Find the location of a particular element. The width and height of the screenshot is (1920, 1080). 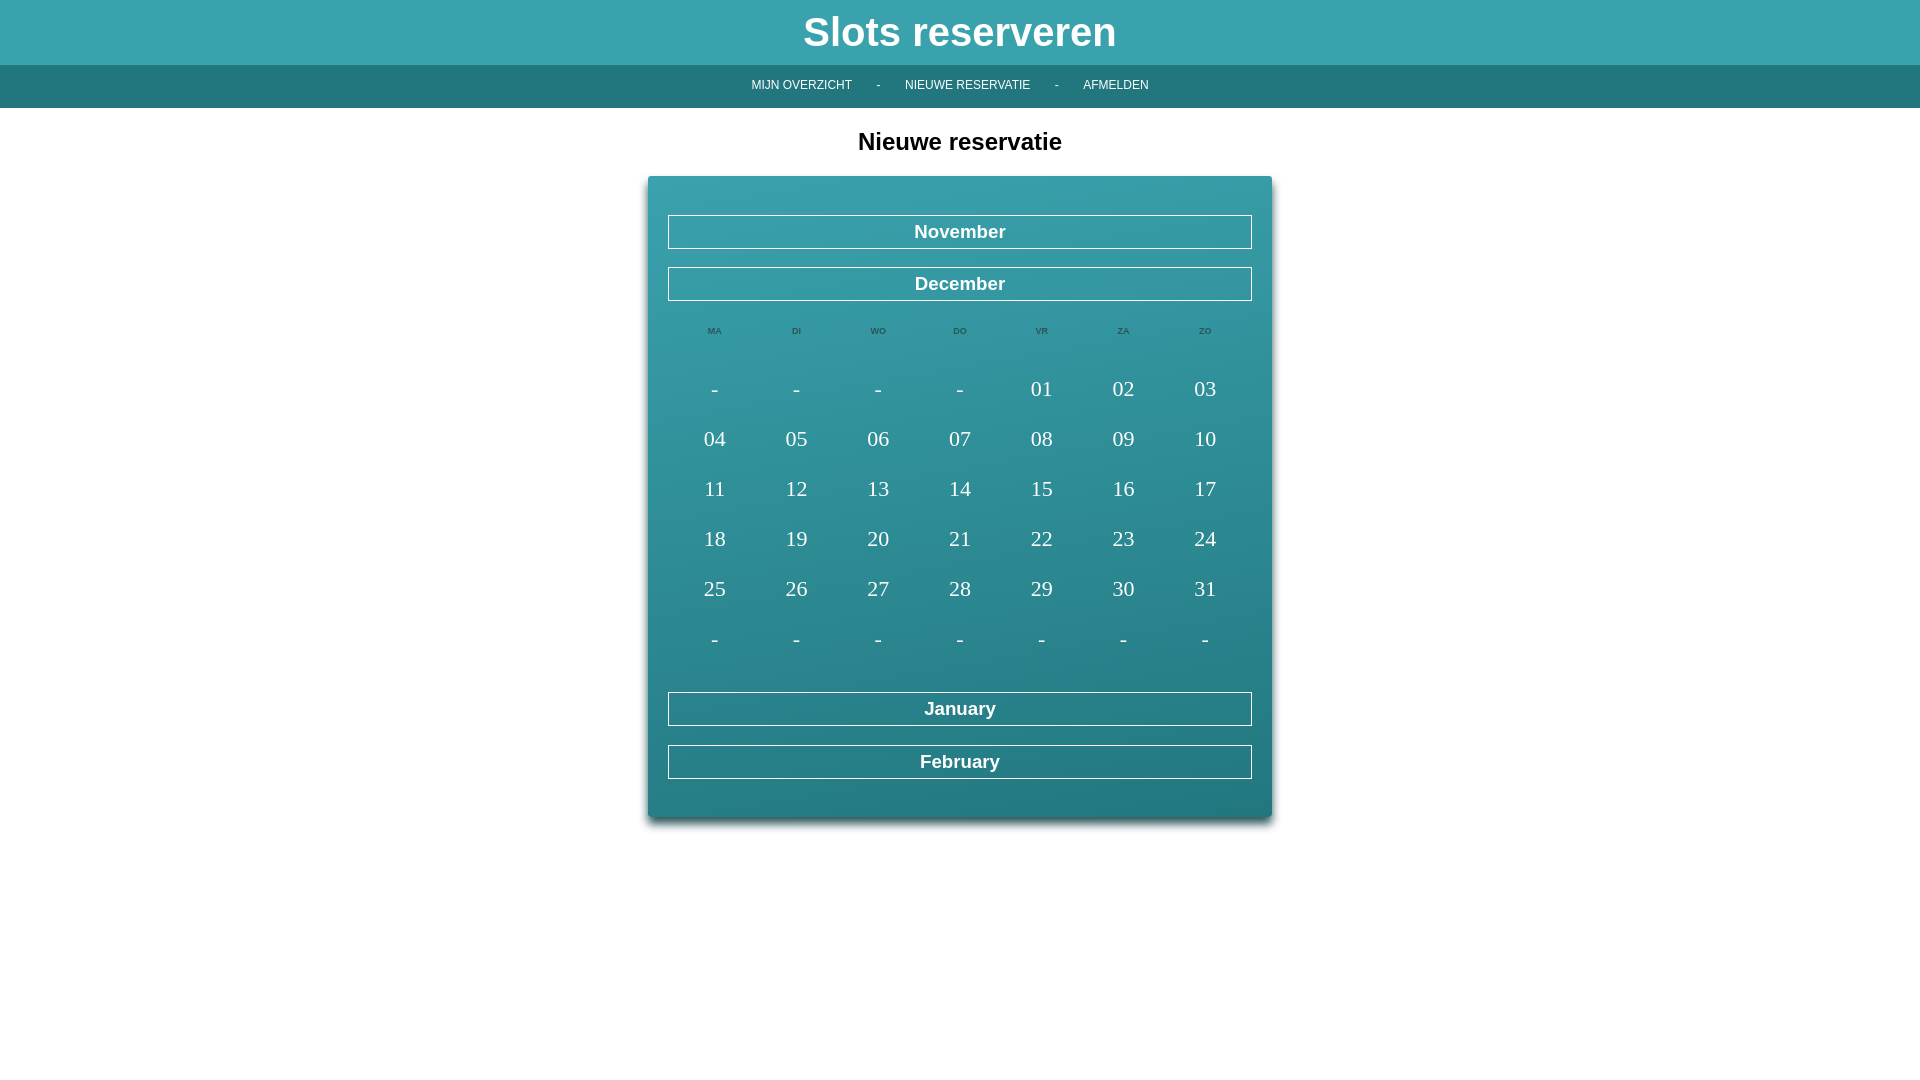

'16' is located at coordinates (1123, 490).